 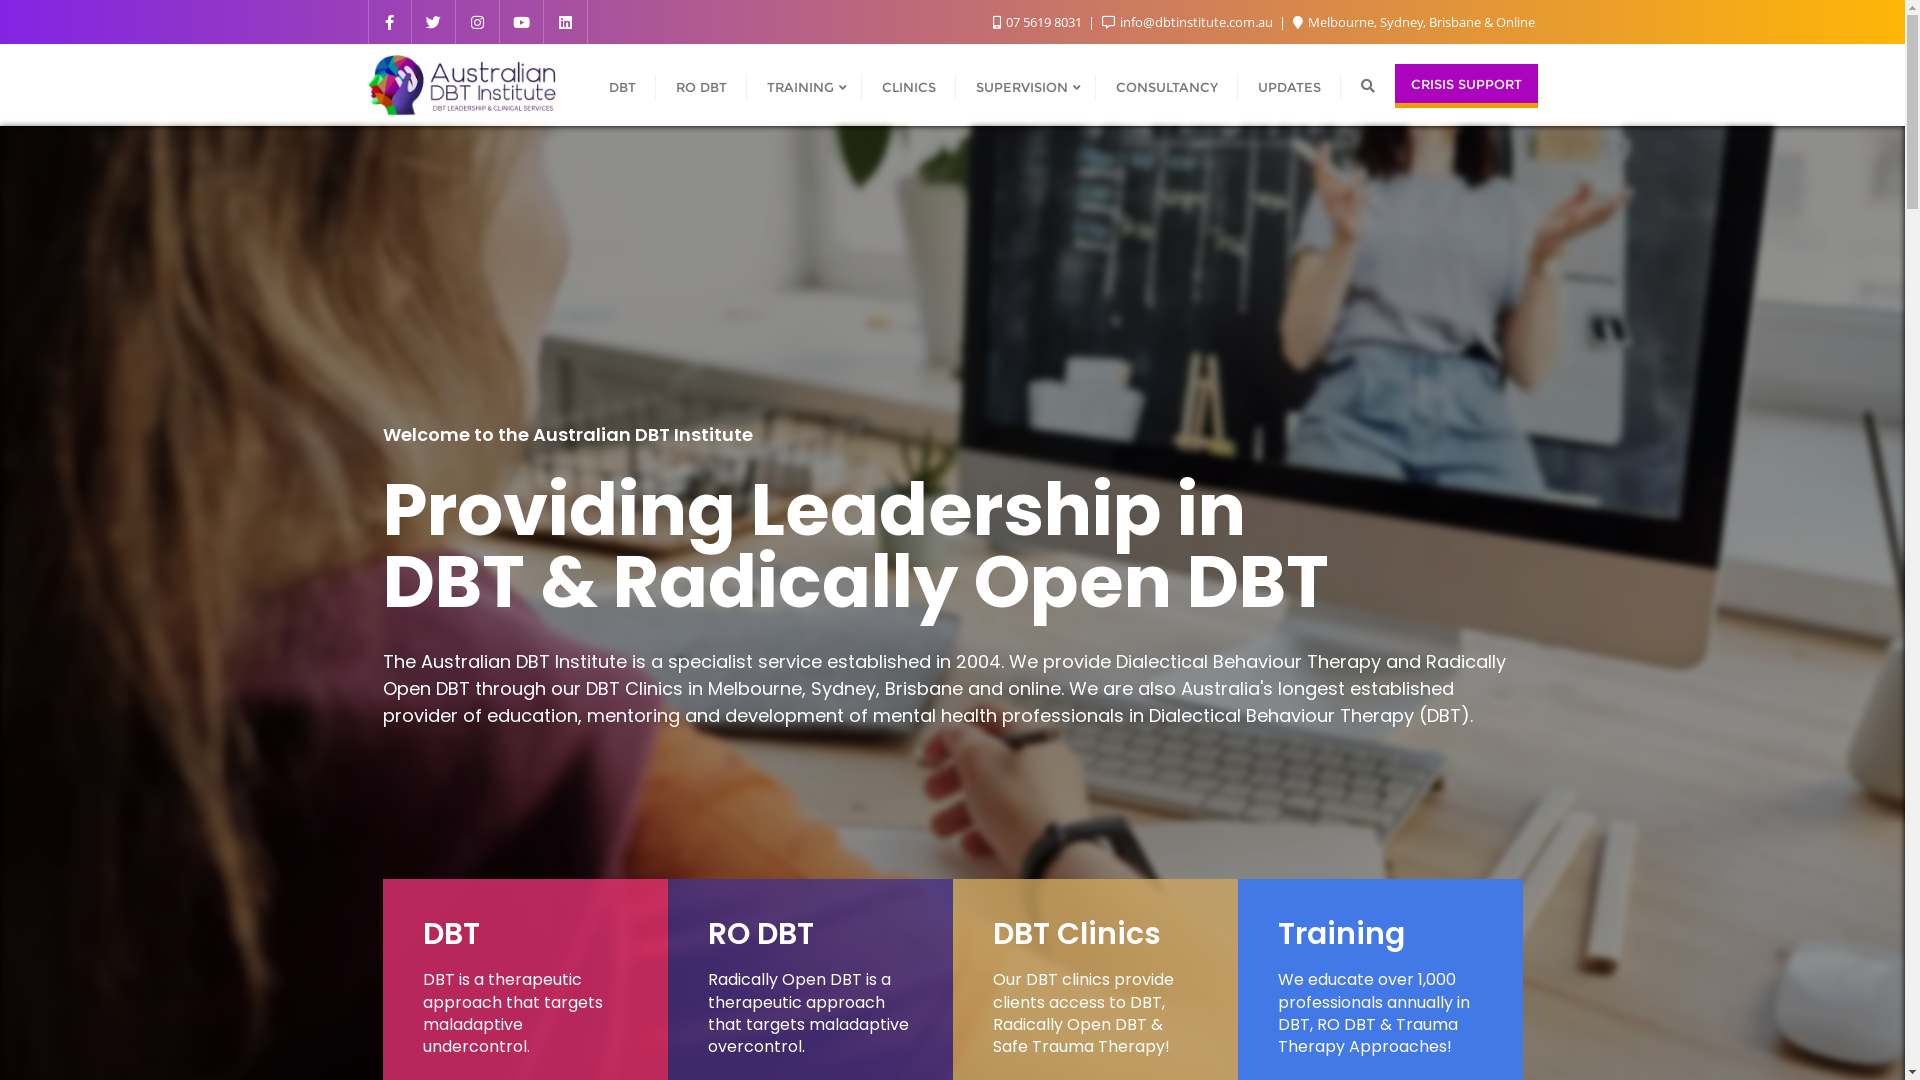 What do you see at coordinates (907, 84) in the screenshot?
I see `'CLINICS'` at bounding box center [907, 84].